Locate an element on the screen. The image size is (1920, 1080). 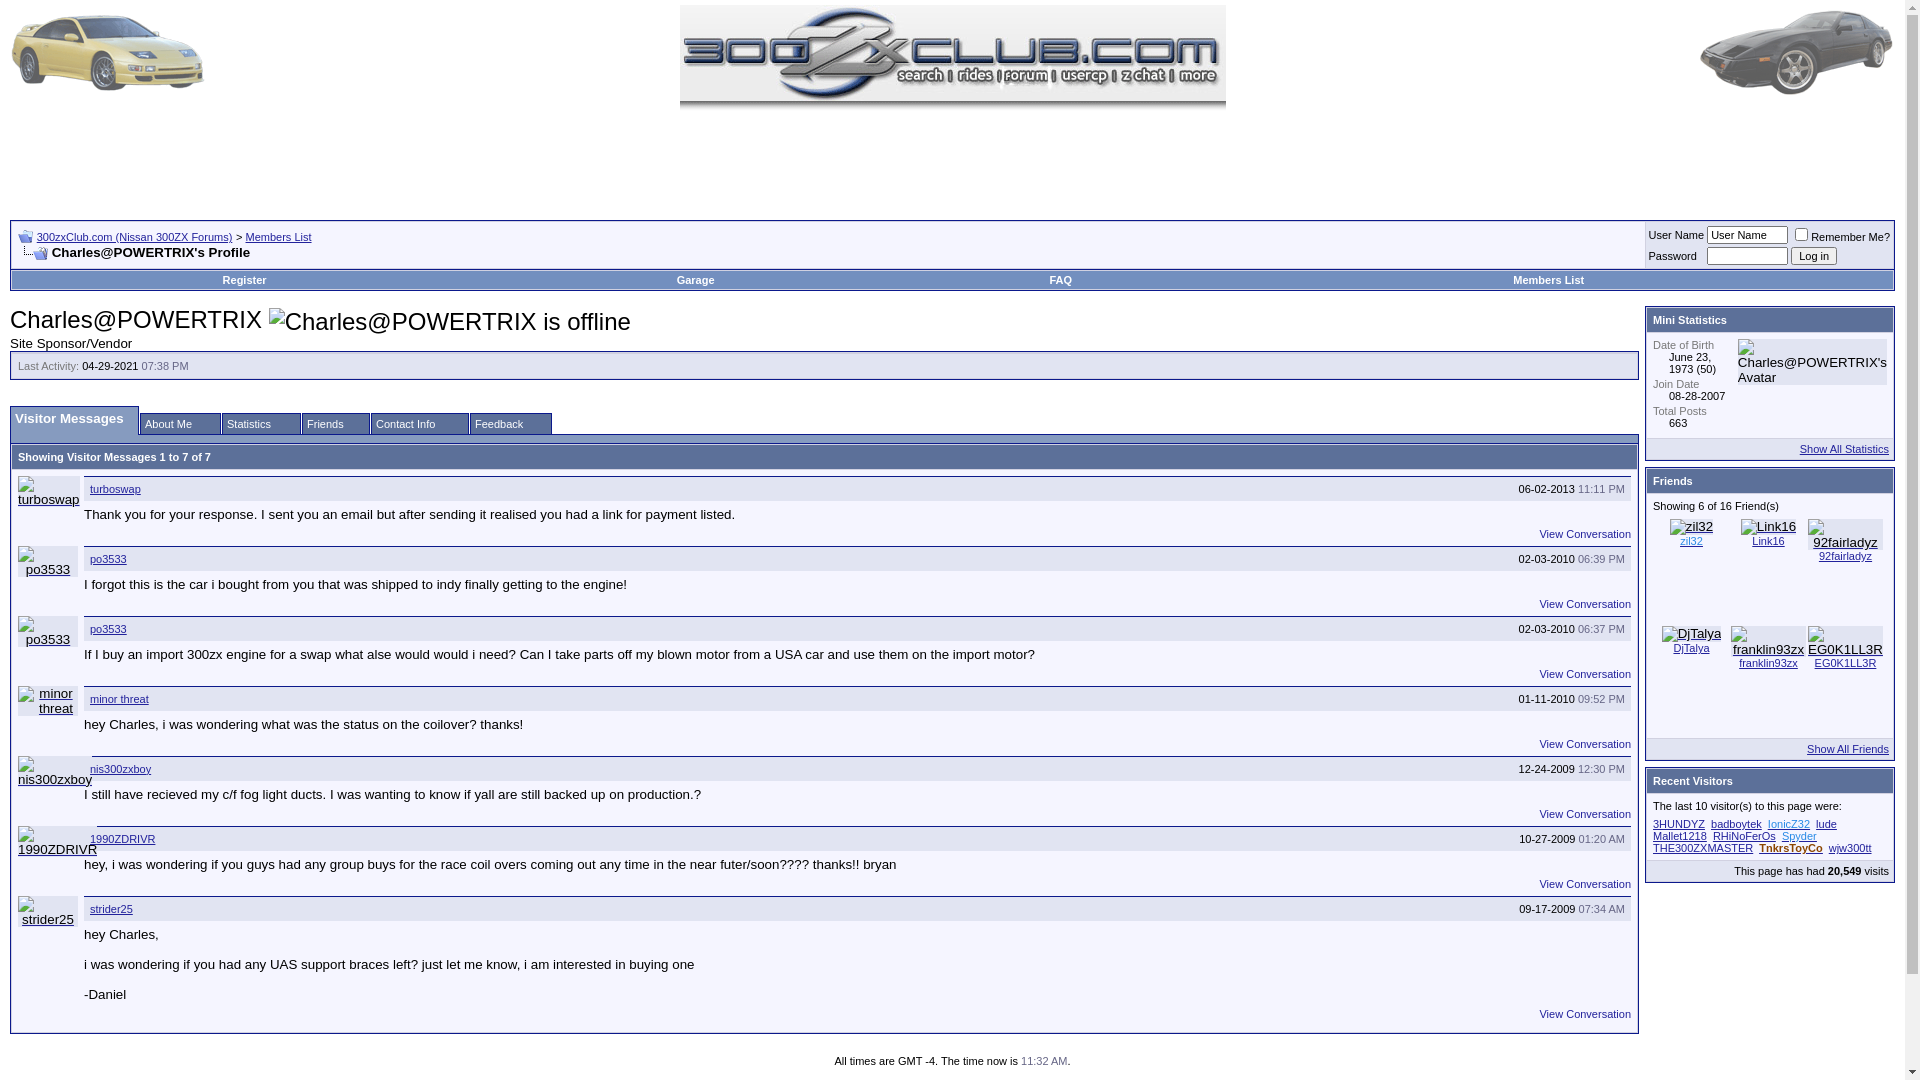
'Spyder' is located at coordinates (1799, 836).